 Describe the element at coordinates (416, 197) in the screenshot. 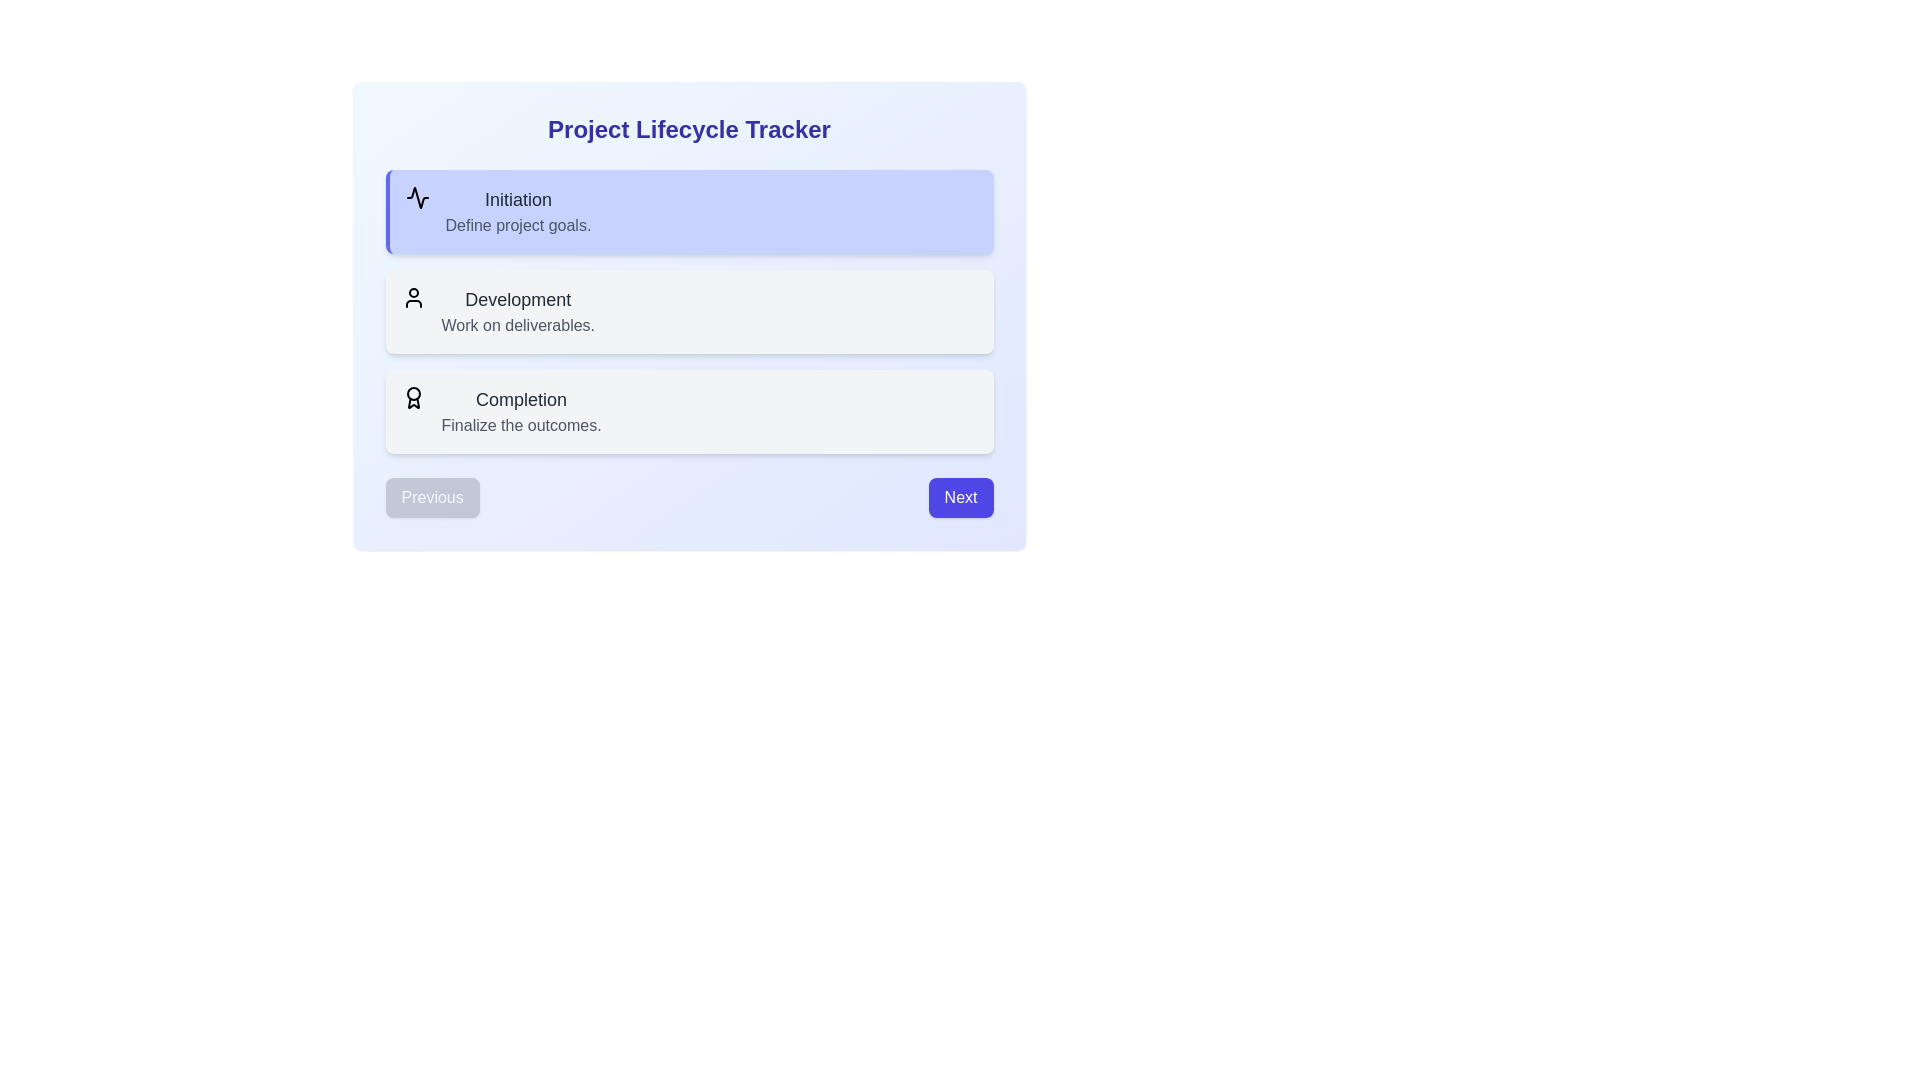

I see `the 'Initiation' icon located at the top-left corner of the first card in the 'Project Lifecycle Tracker', which visually represents the 'Initiation' concept` at that location.